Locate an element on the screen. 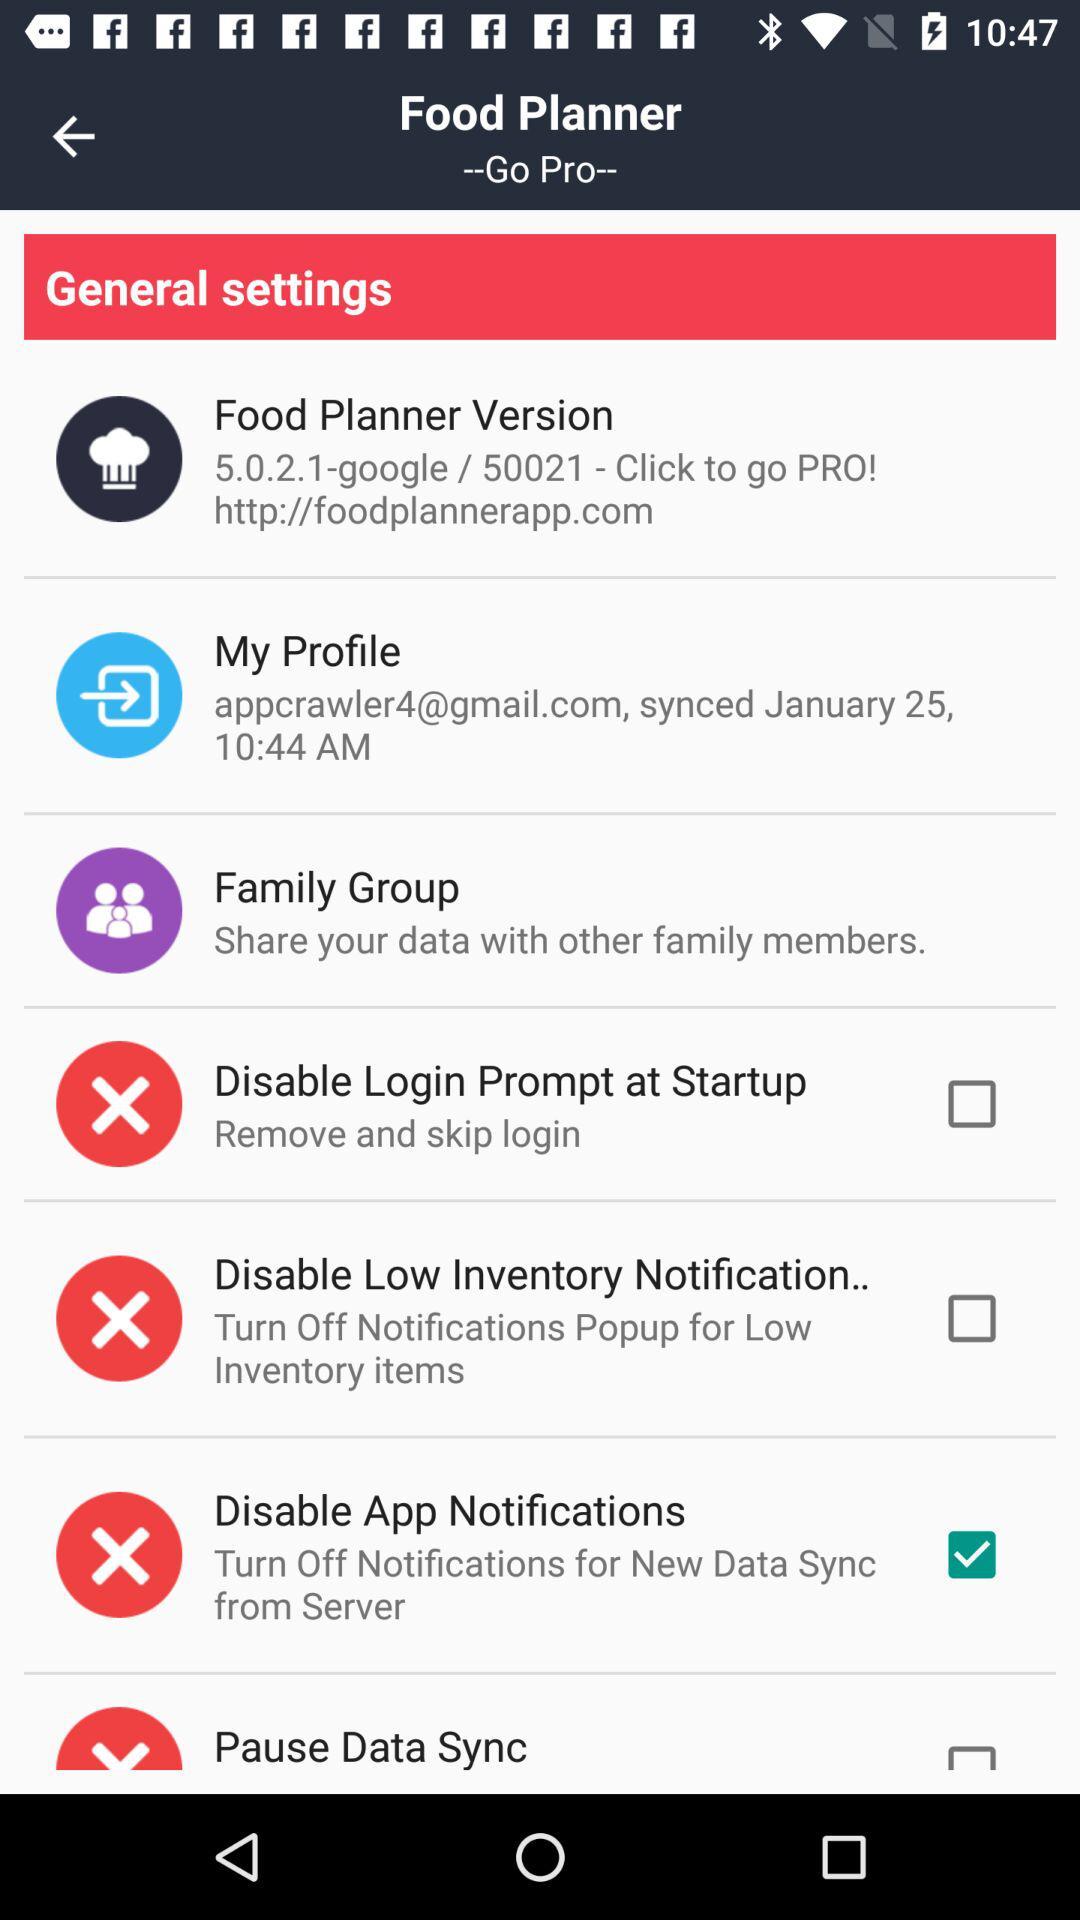 The image size is (1080, 1920). the icon to the left of the food planner item is located at coordinates (72, 135).